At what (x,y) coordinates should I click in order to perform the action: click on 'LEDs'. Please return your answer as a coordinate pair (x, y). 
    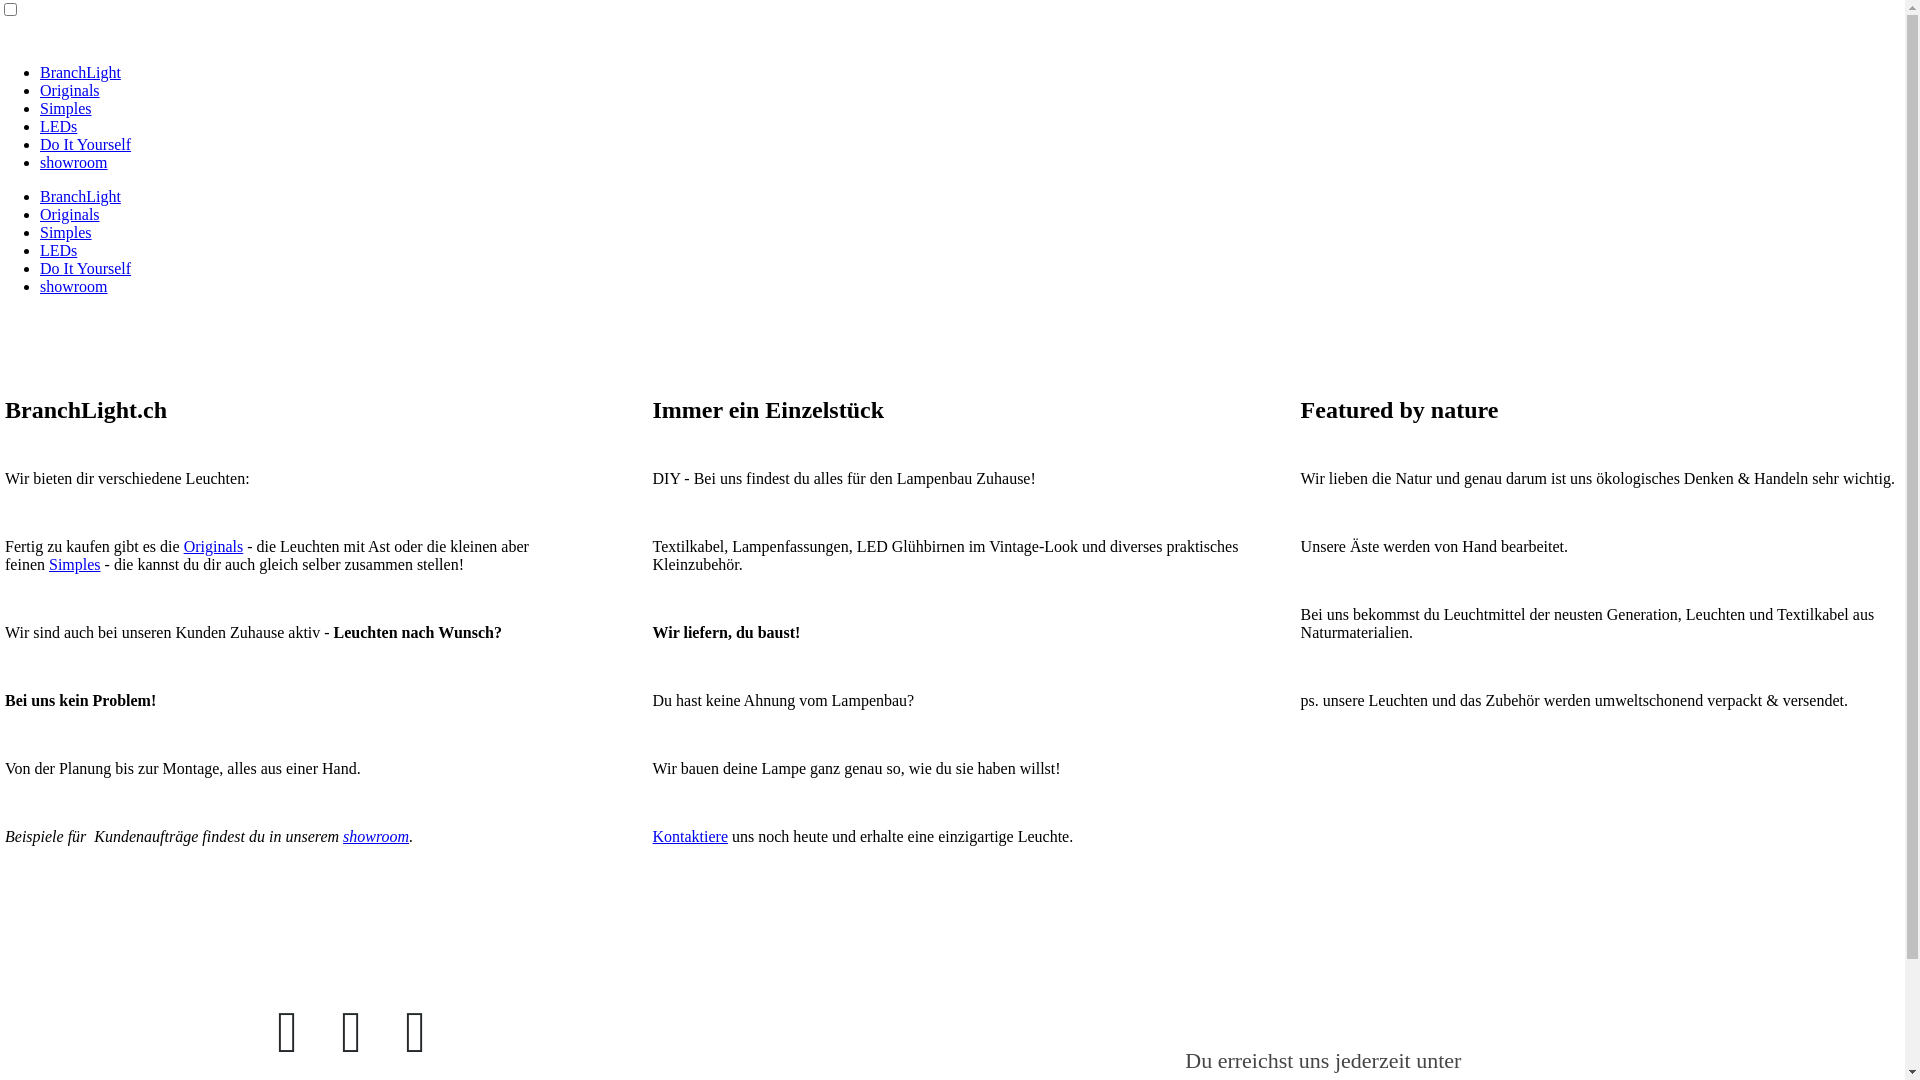
    Looking at the image, I should click on (58, 126).